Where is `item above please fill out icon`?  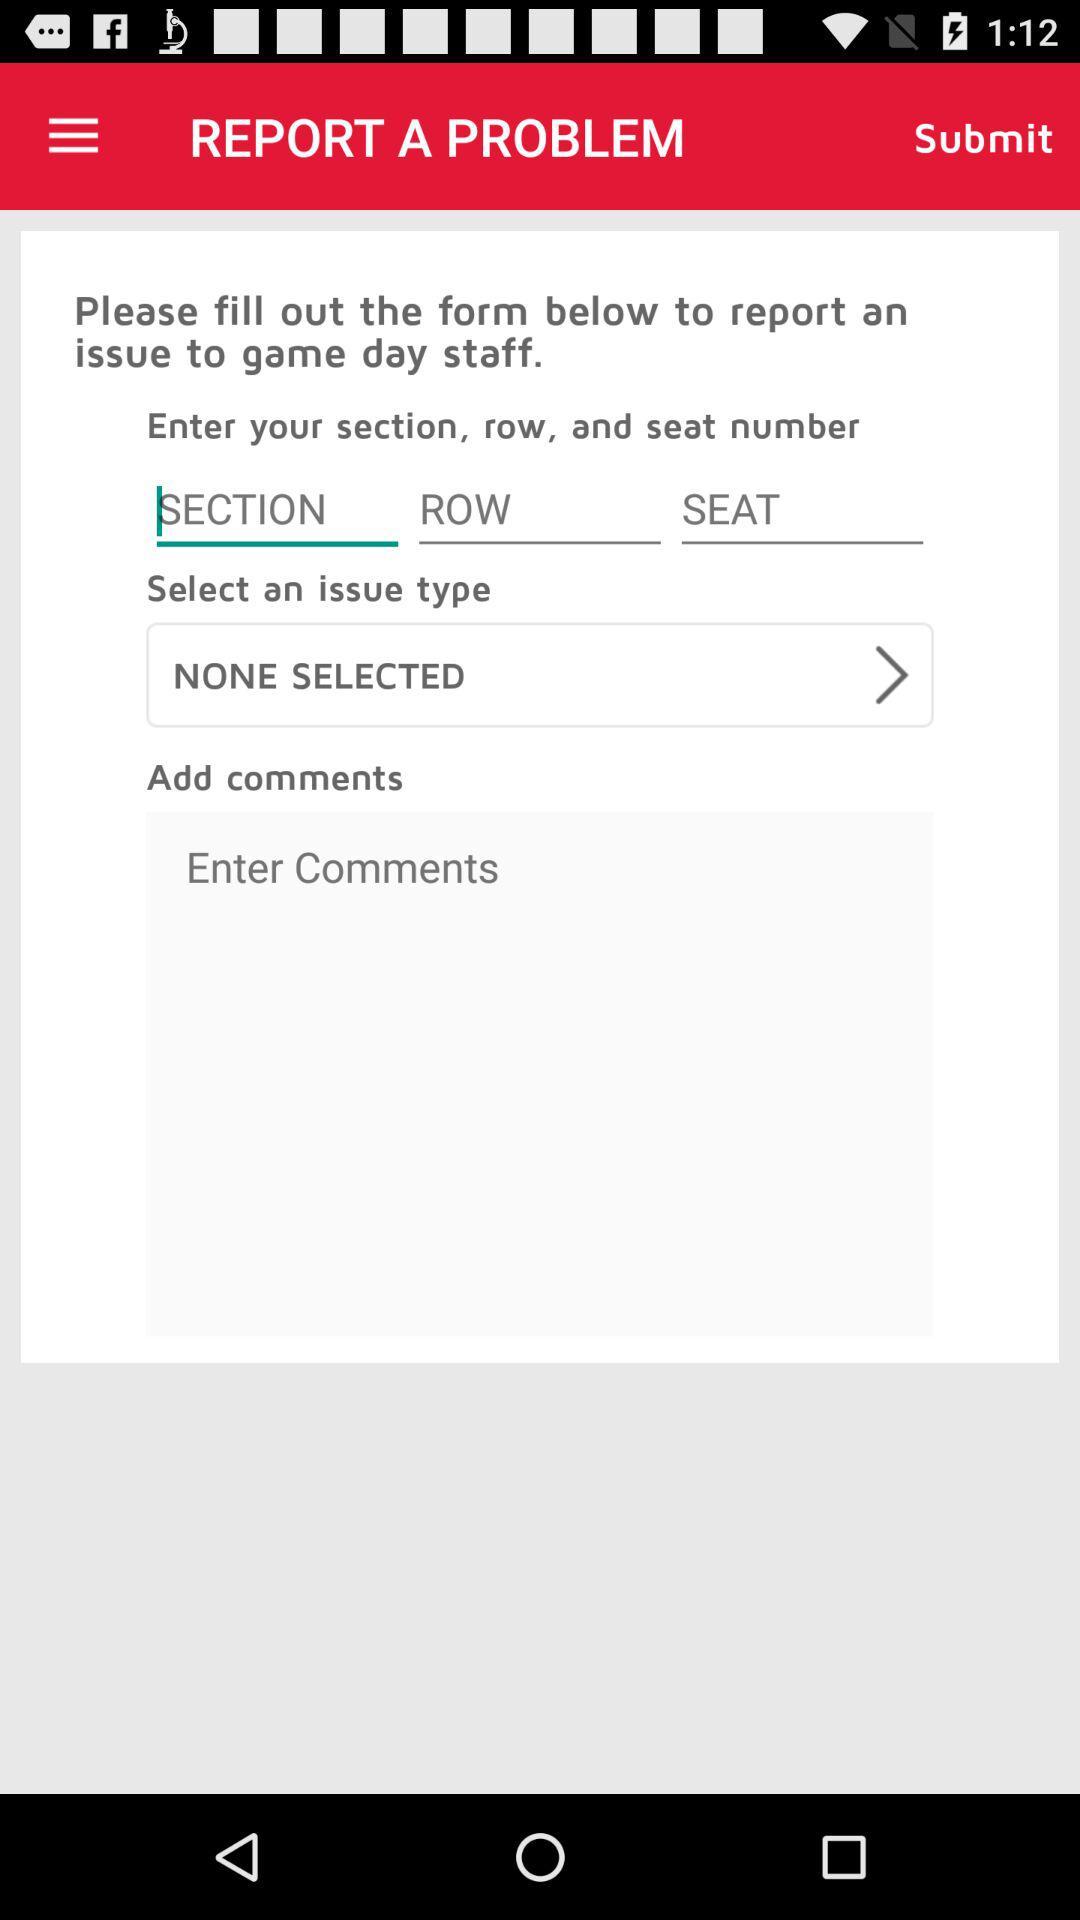
item above please fill out icon is located at coordinates (72, 135).